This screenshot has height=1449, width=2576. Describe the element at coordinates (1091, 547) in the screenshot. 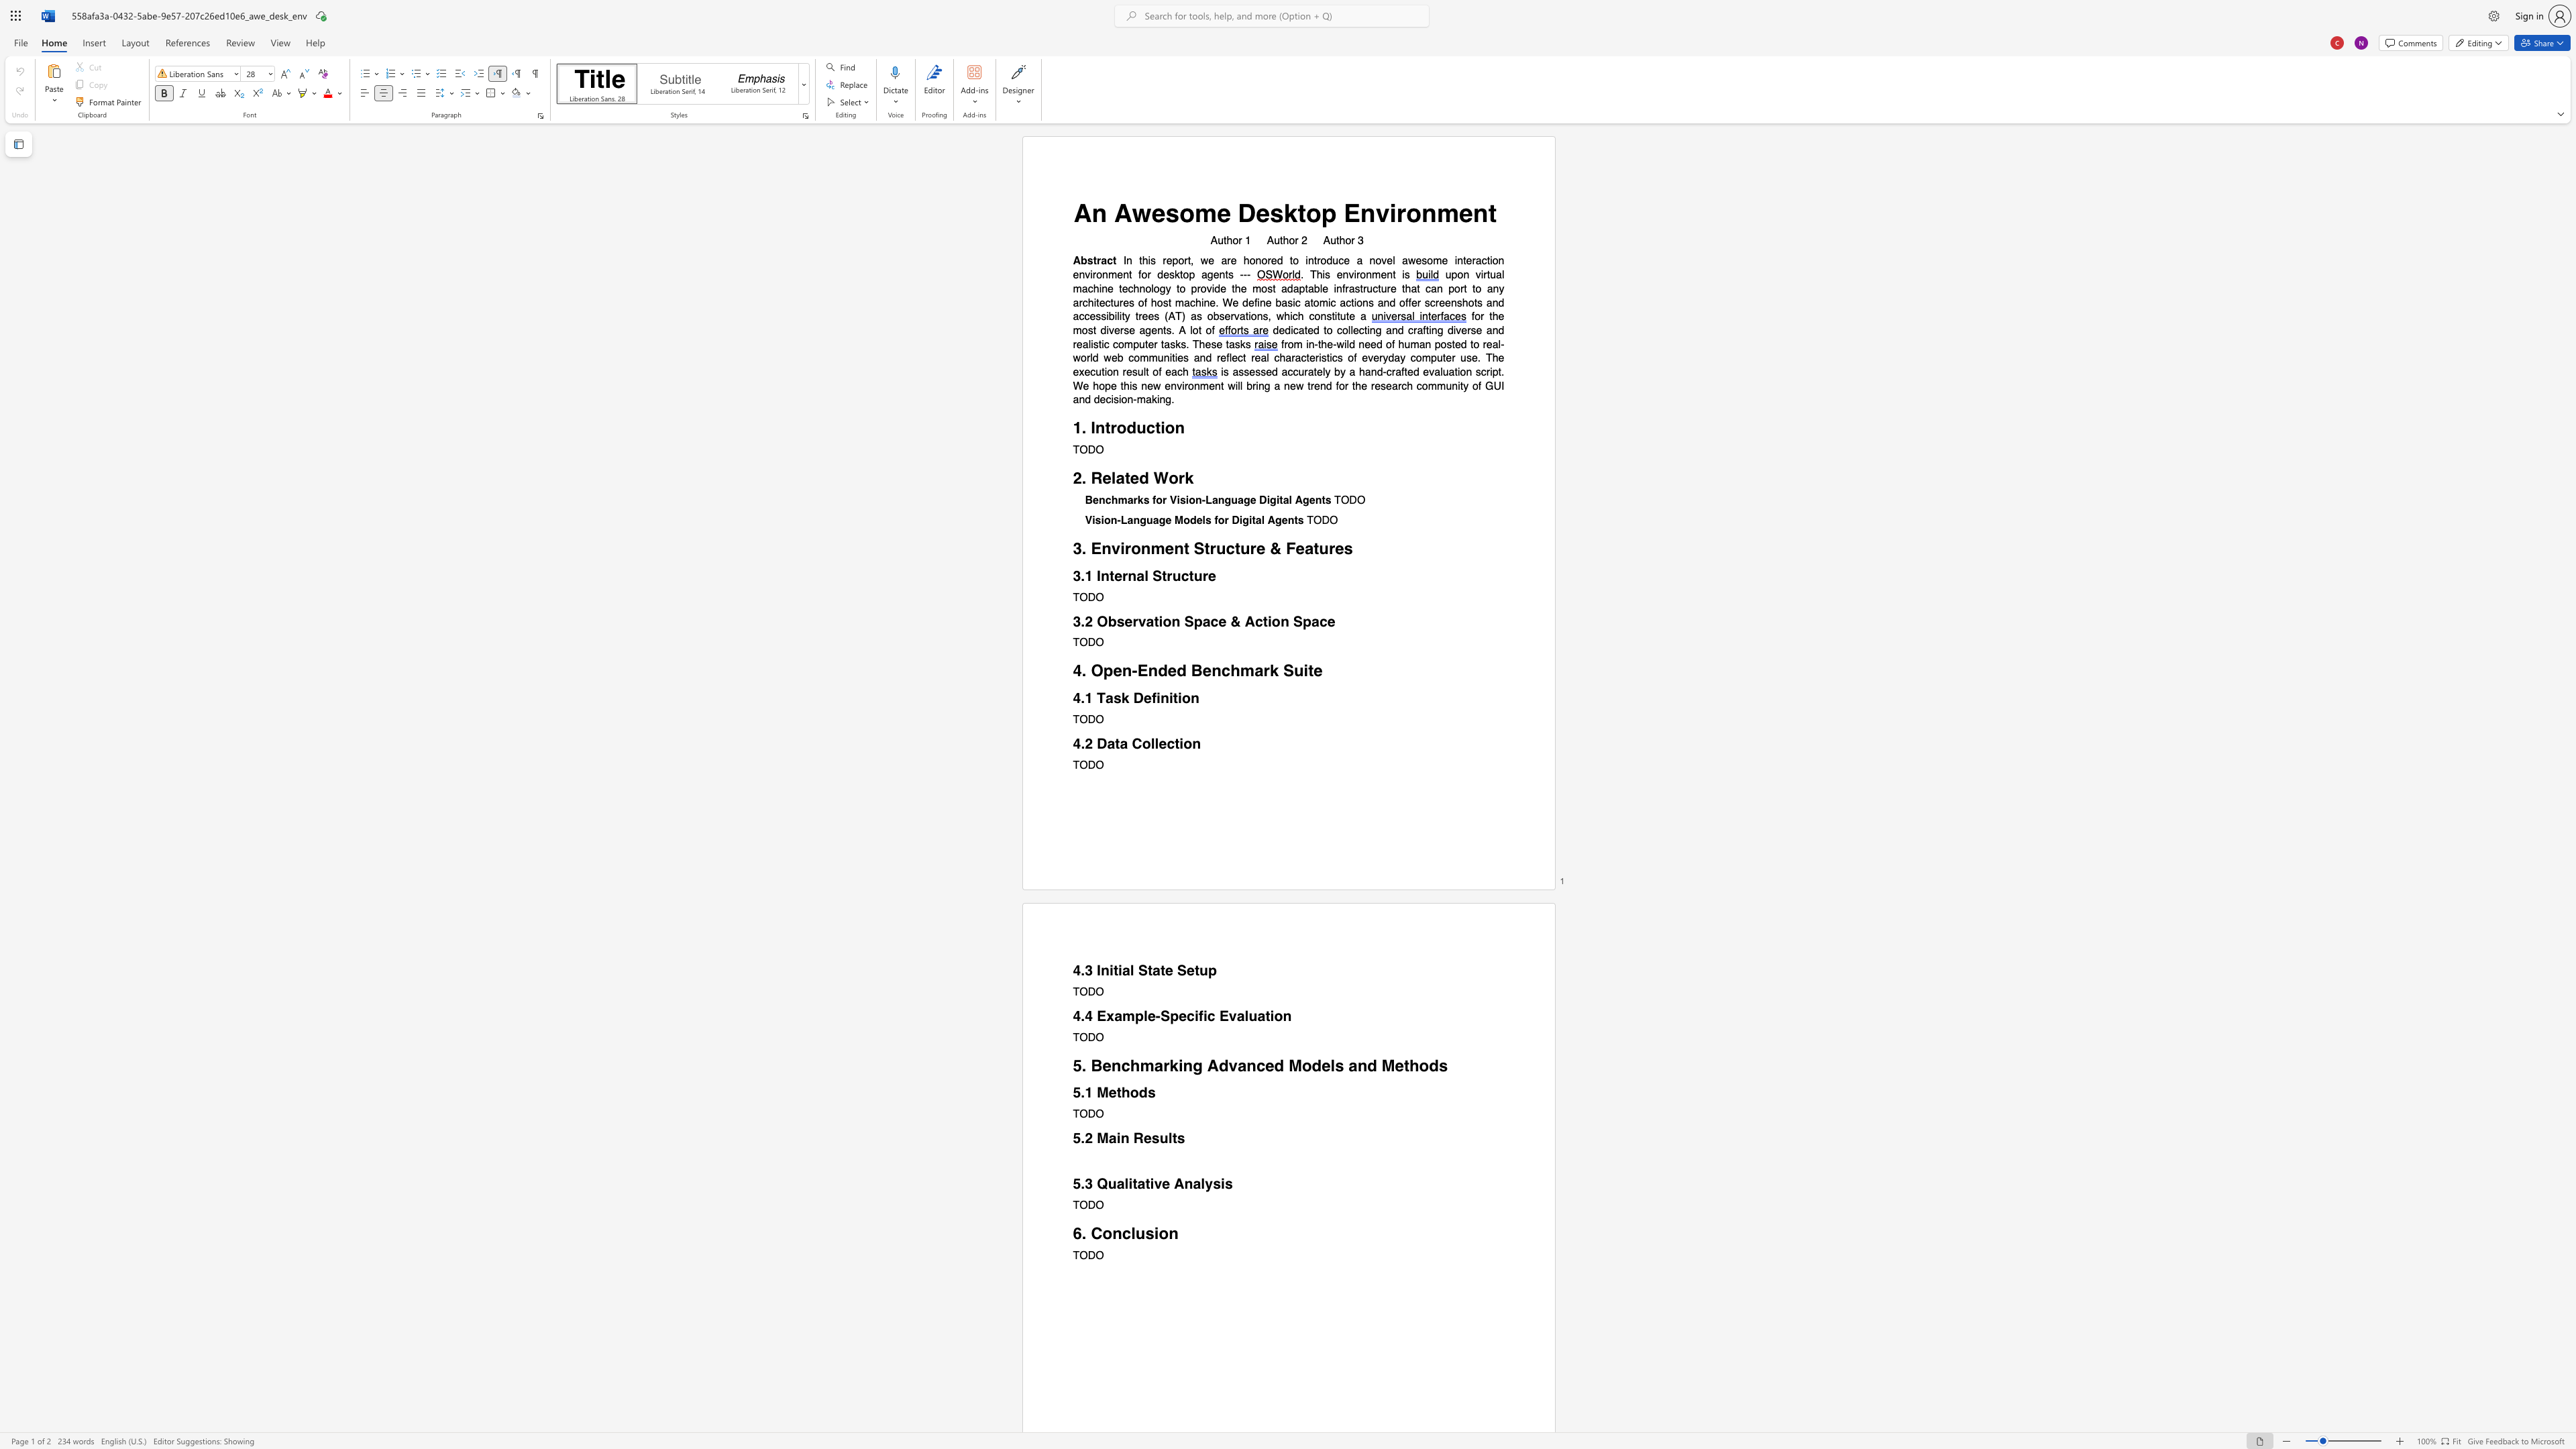

I see `the subset text "Environment Str" within the text "3. Environment Structure & Features"` at that location.